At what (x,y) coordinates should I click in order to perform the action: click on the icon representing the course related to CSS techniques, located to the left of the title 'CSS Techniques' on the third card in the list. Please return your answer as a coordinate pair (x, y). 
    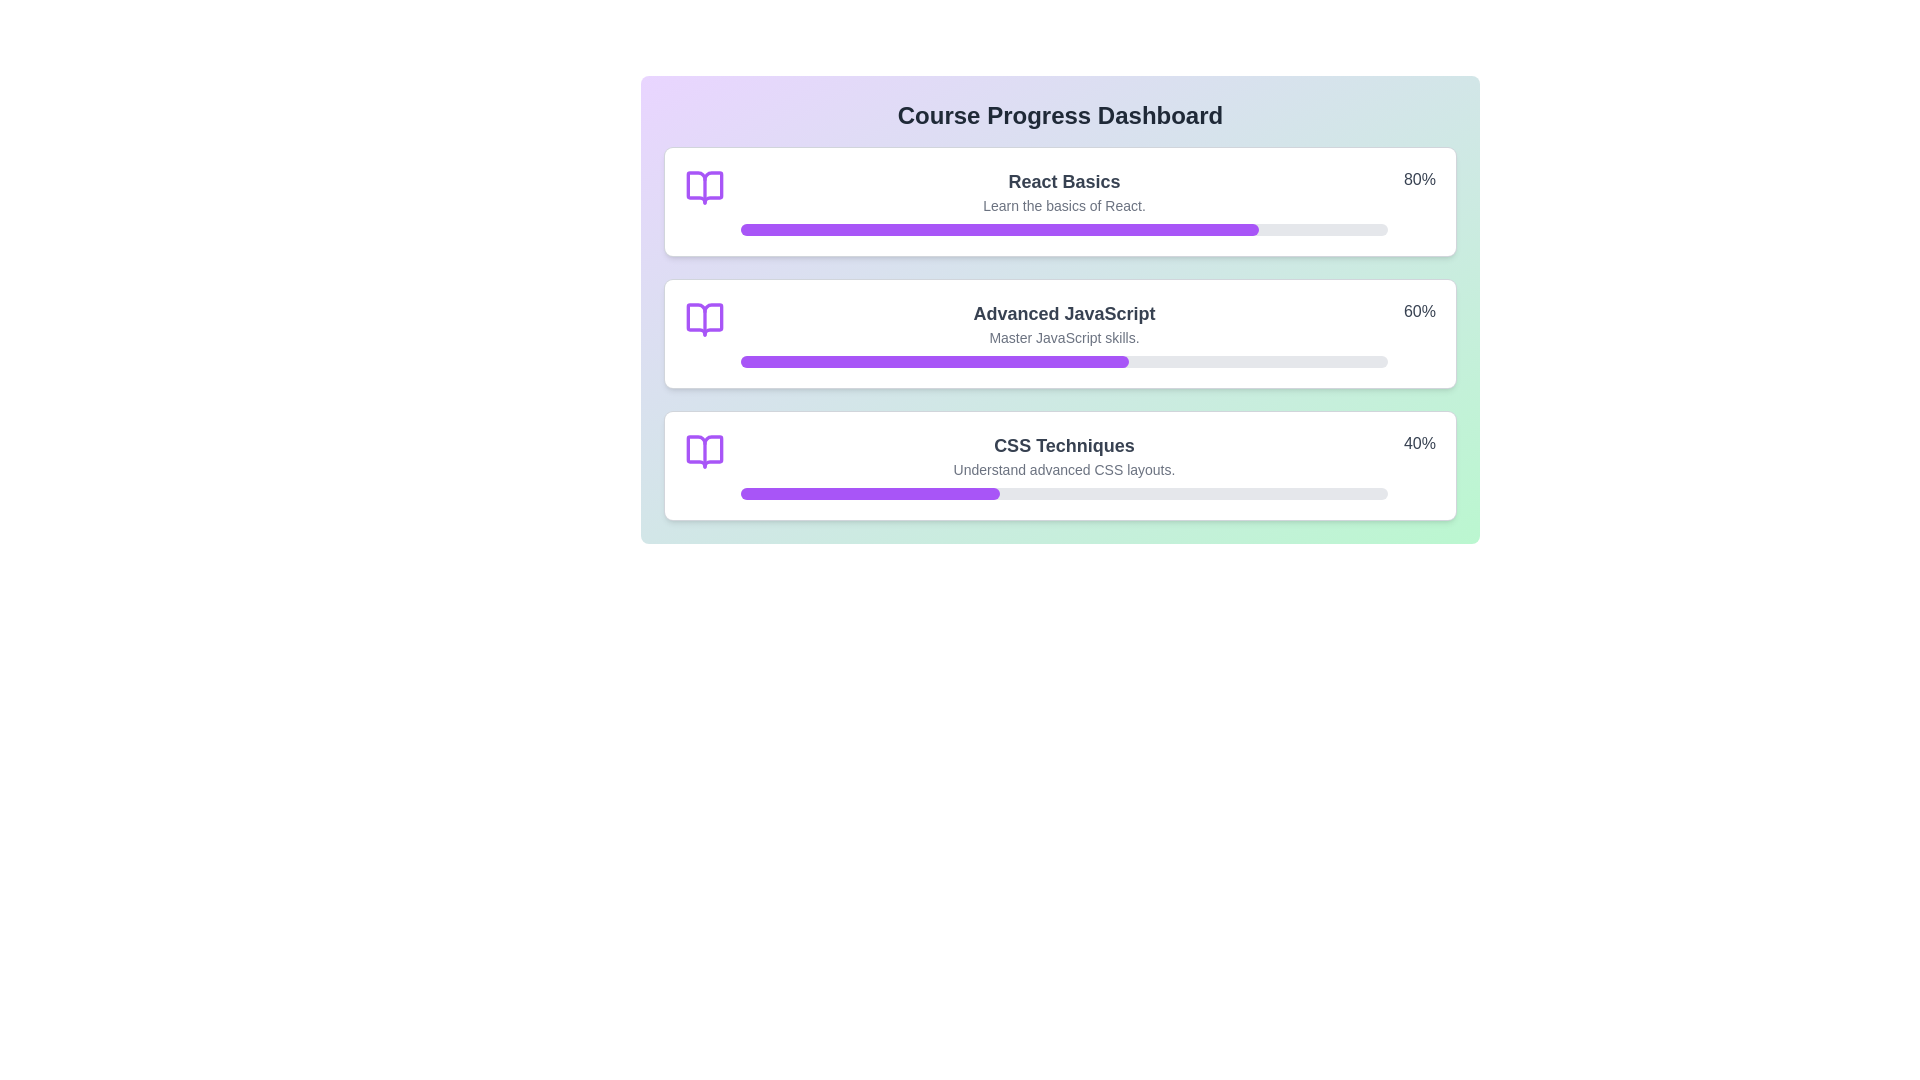
    Looking at the image, I should click on (705, 451).